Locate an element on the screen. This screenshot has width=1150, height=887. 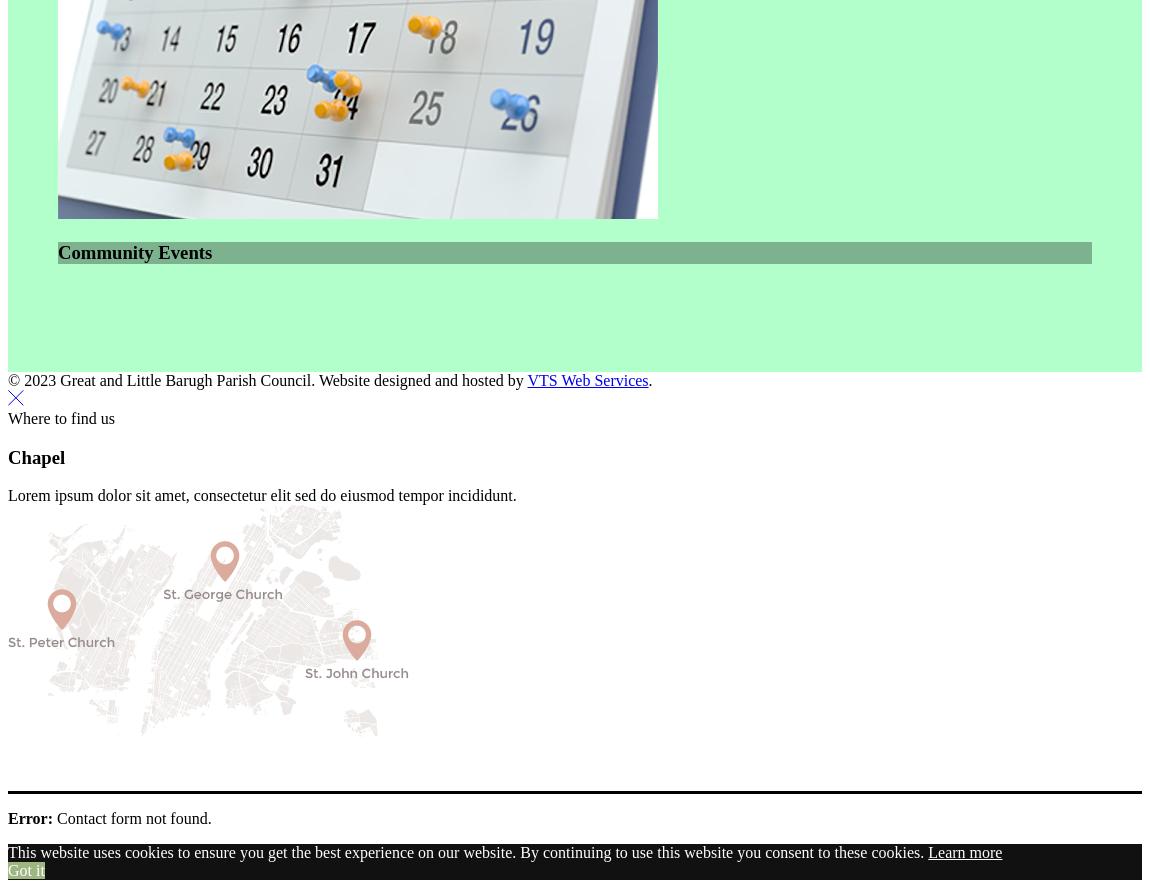
'VTS Web Services' is located at coordinates (586, 379).